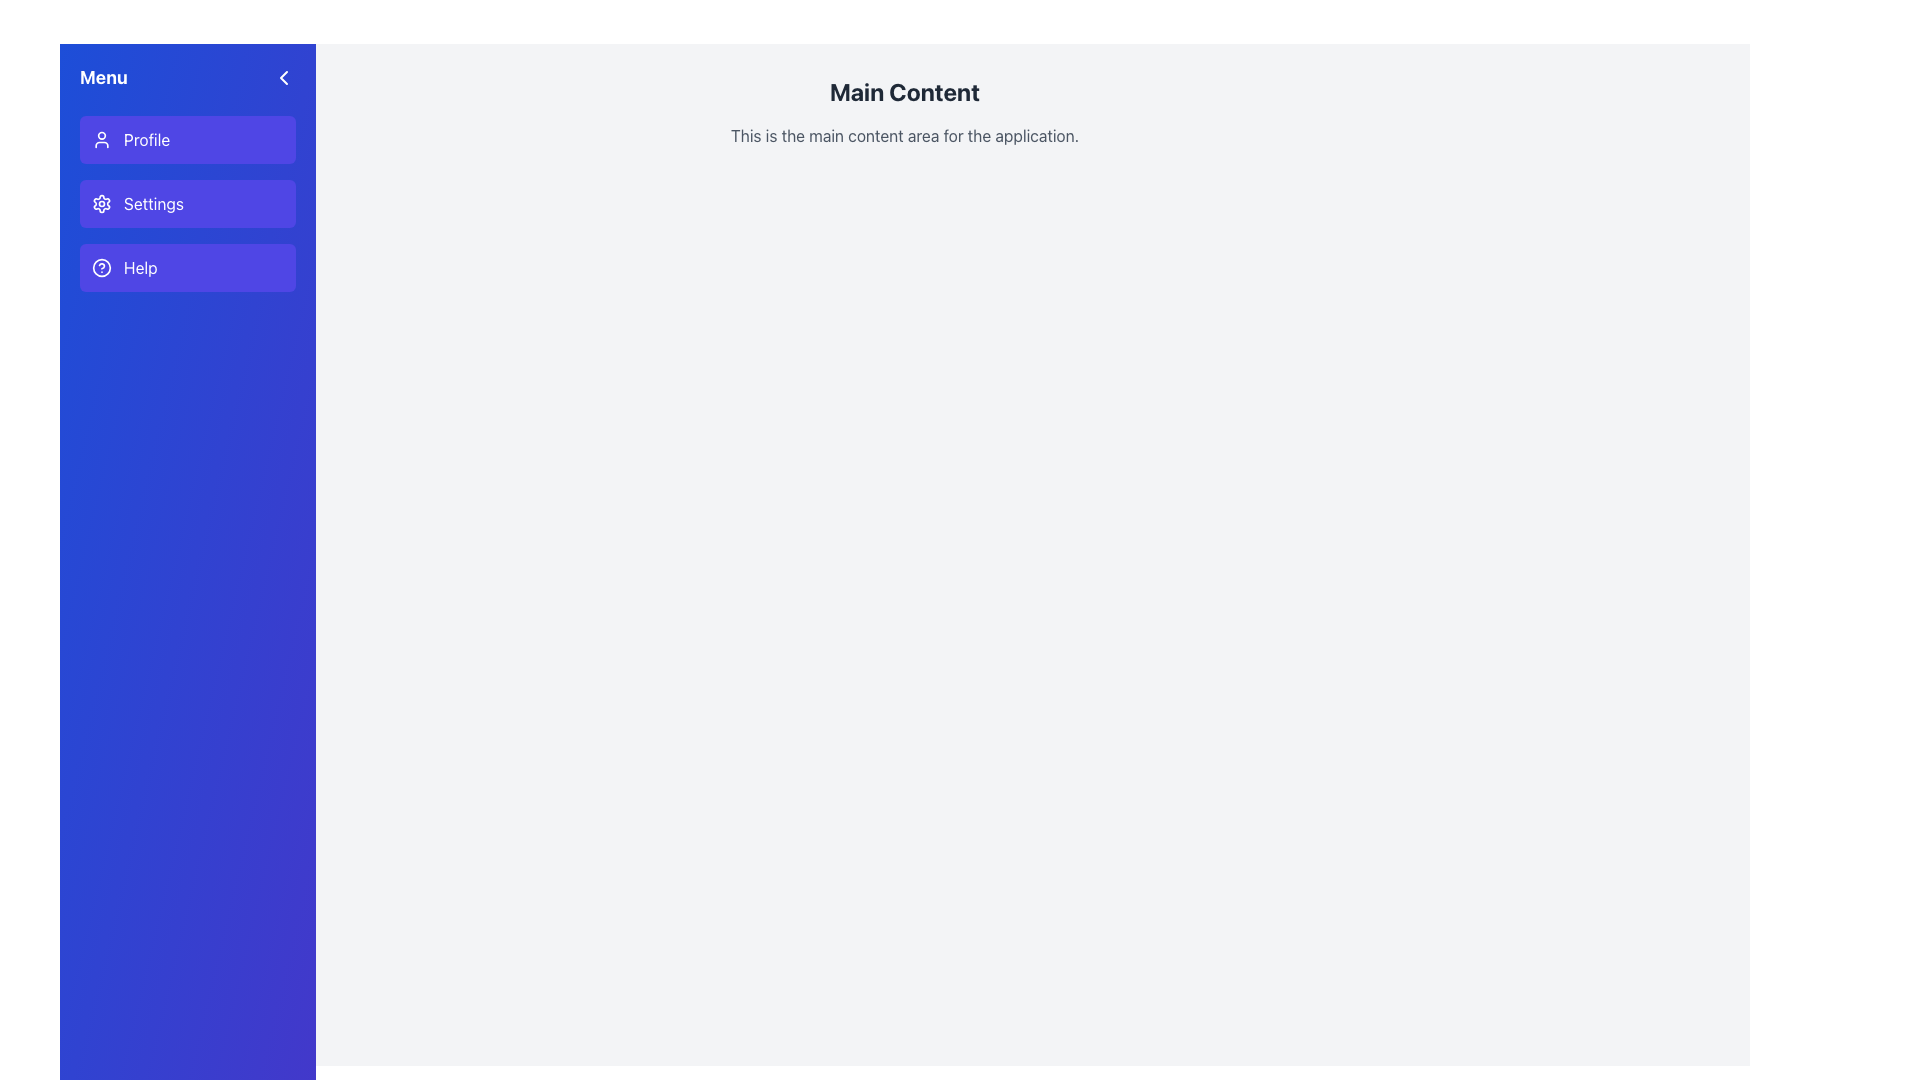 The image size is (1920, 1080). I want to click on the 'Settings' icon located in the left sidebar navigation menu, so click(100, 204).